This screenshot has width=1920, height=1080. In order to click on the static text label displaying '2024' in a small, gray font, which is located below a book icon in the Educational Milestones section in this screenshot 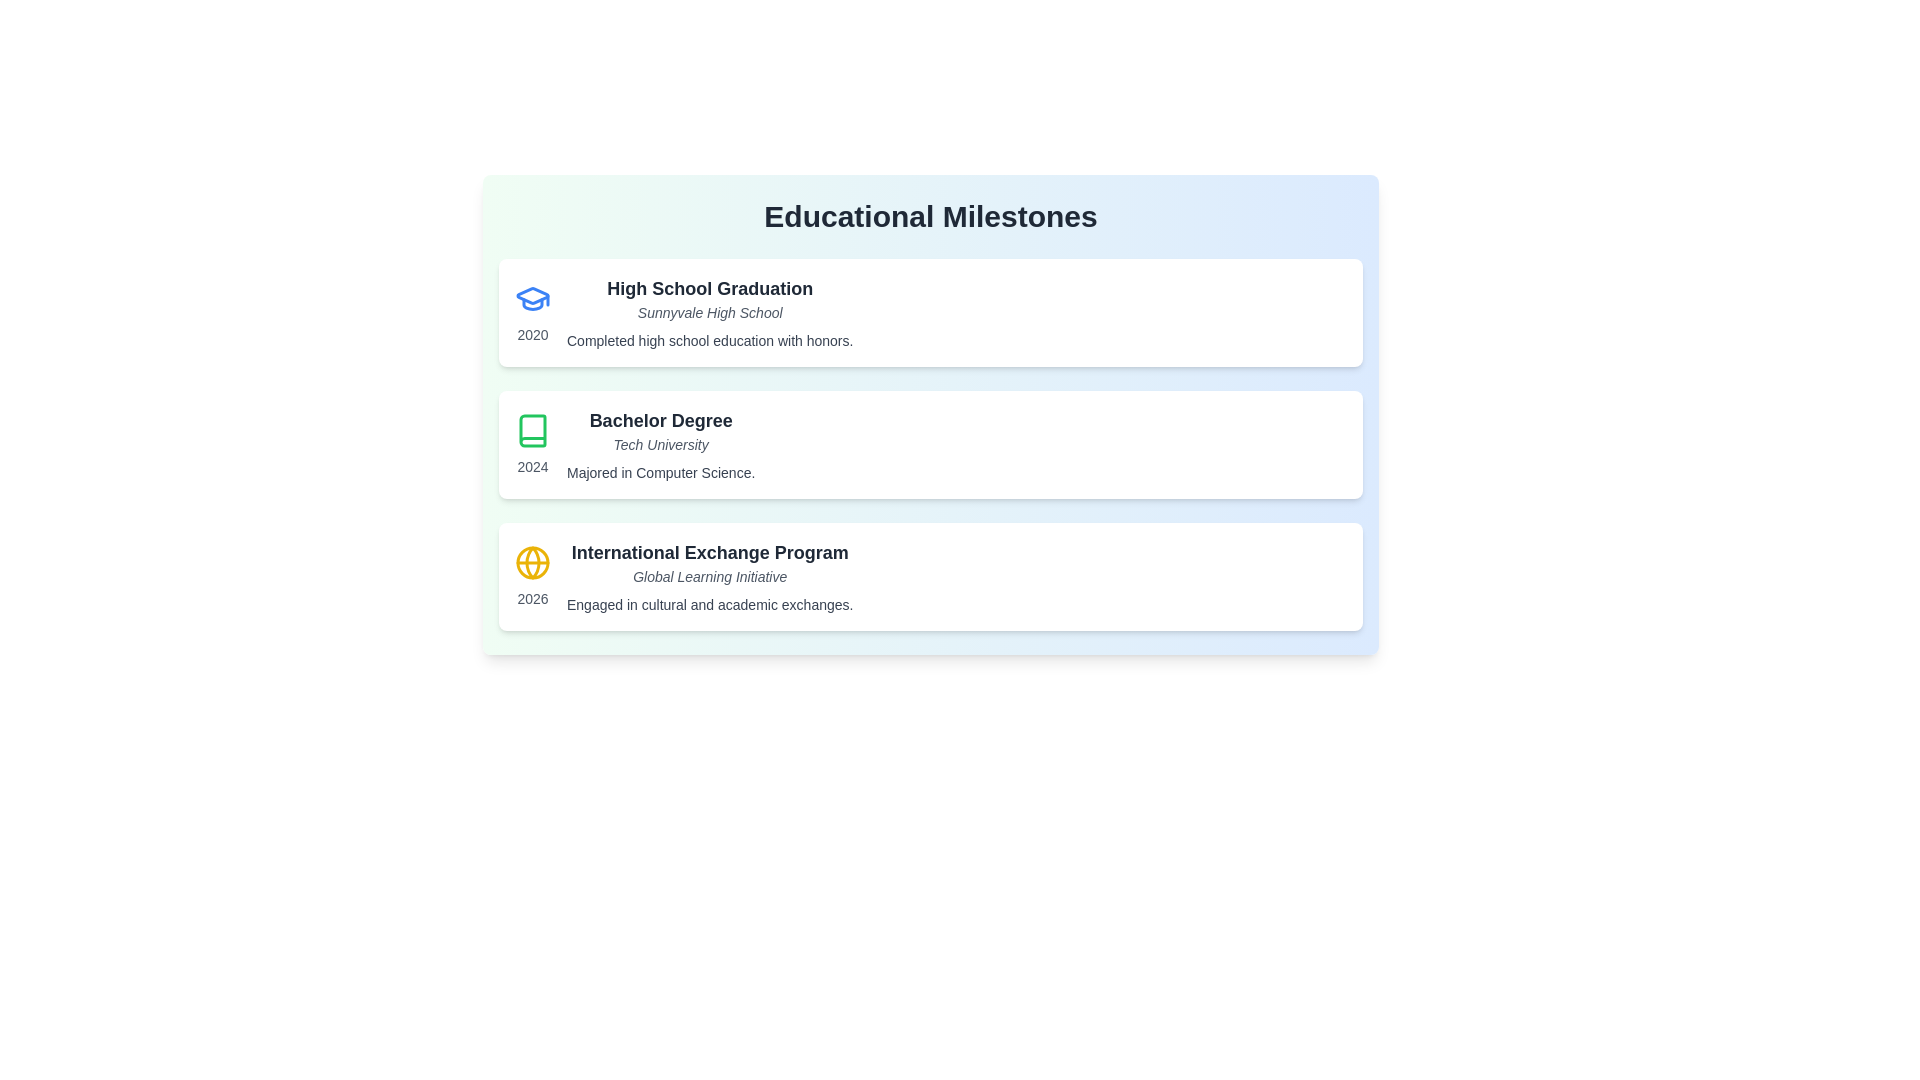, I will do `click(532, 466)`.